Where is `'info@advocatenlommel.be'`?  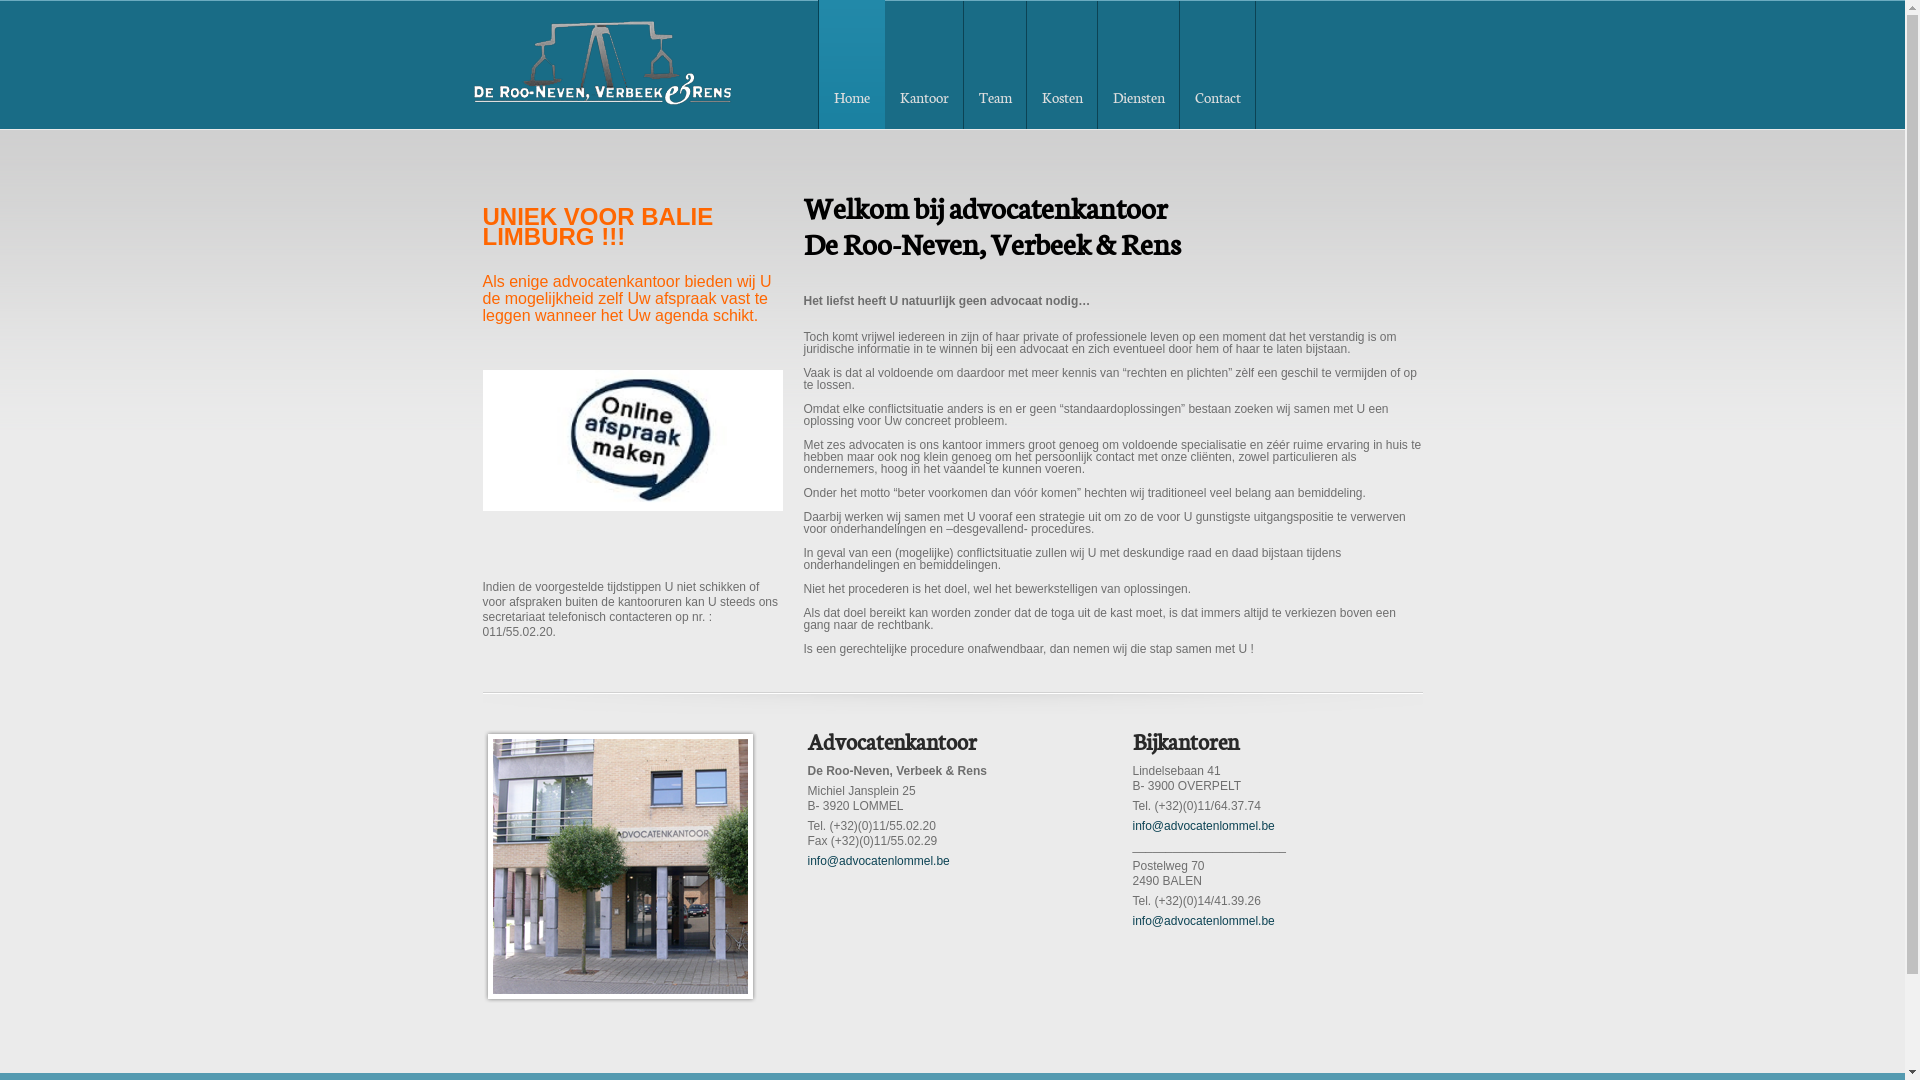
'info@advocatenlommel.be' is located at coordinates (1202, 825).